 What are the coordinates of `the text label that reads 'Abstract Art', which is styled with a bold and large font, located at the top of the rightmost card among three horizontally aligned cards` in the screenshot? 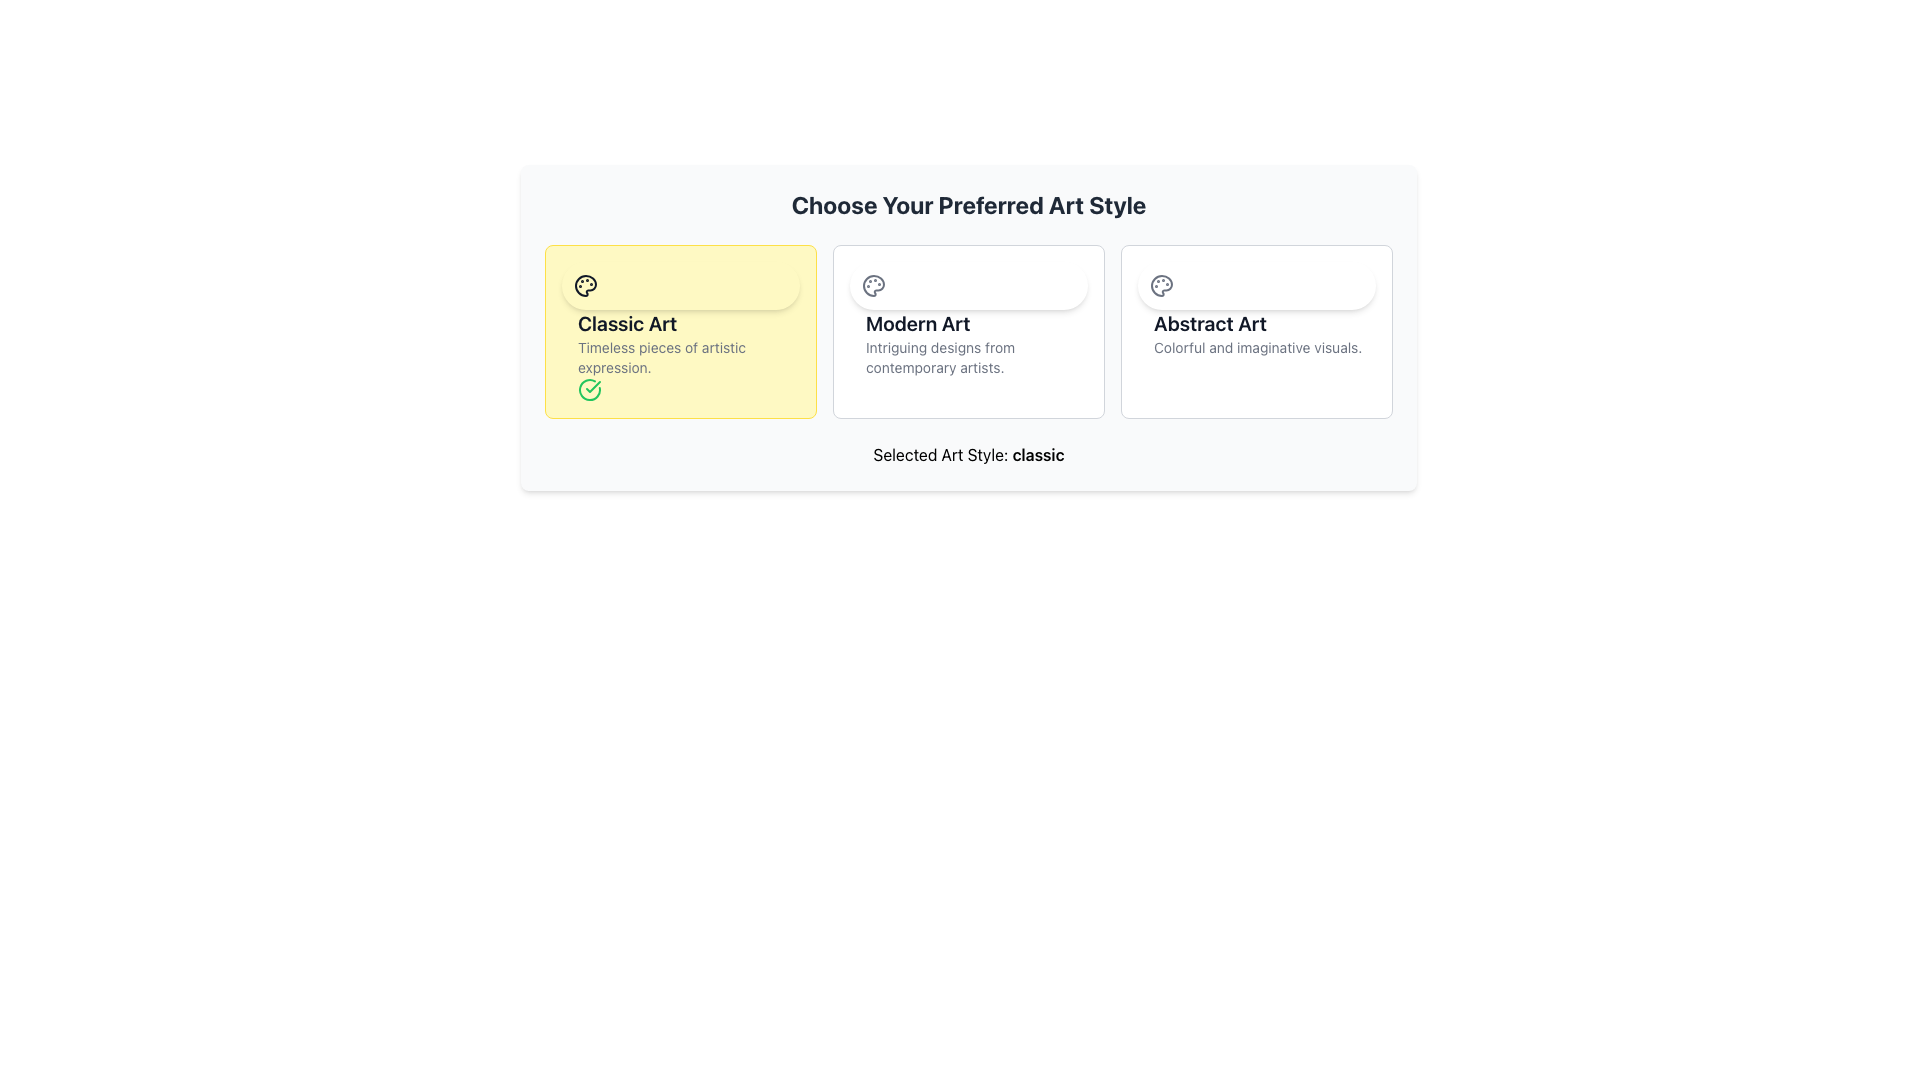 It's located at (1264, 323).